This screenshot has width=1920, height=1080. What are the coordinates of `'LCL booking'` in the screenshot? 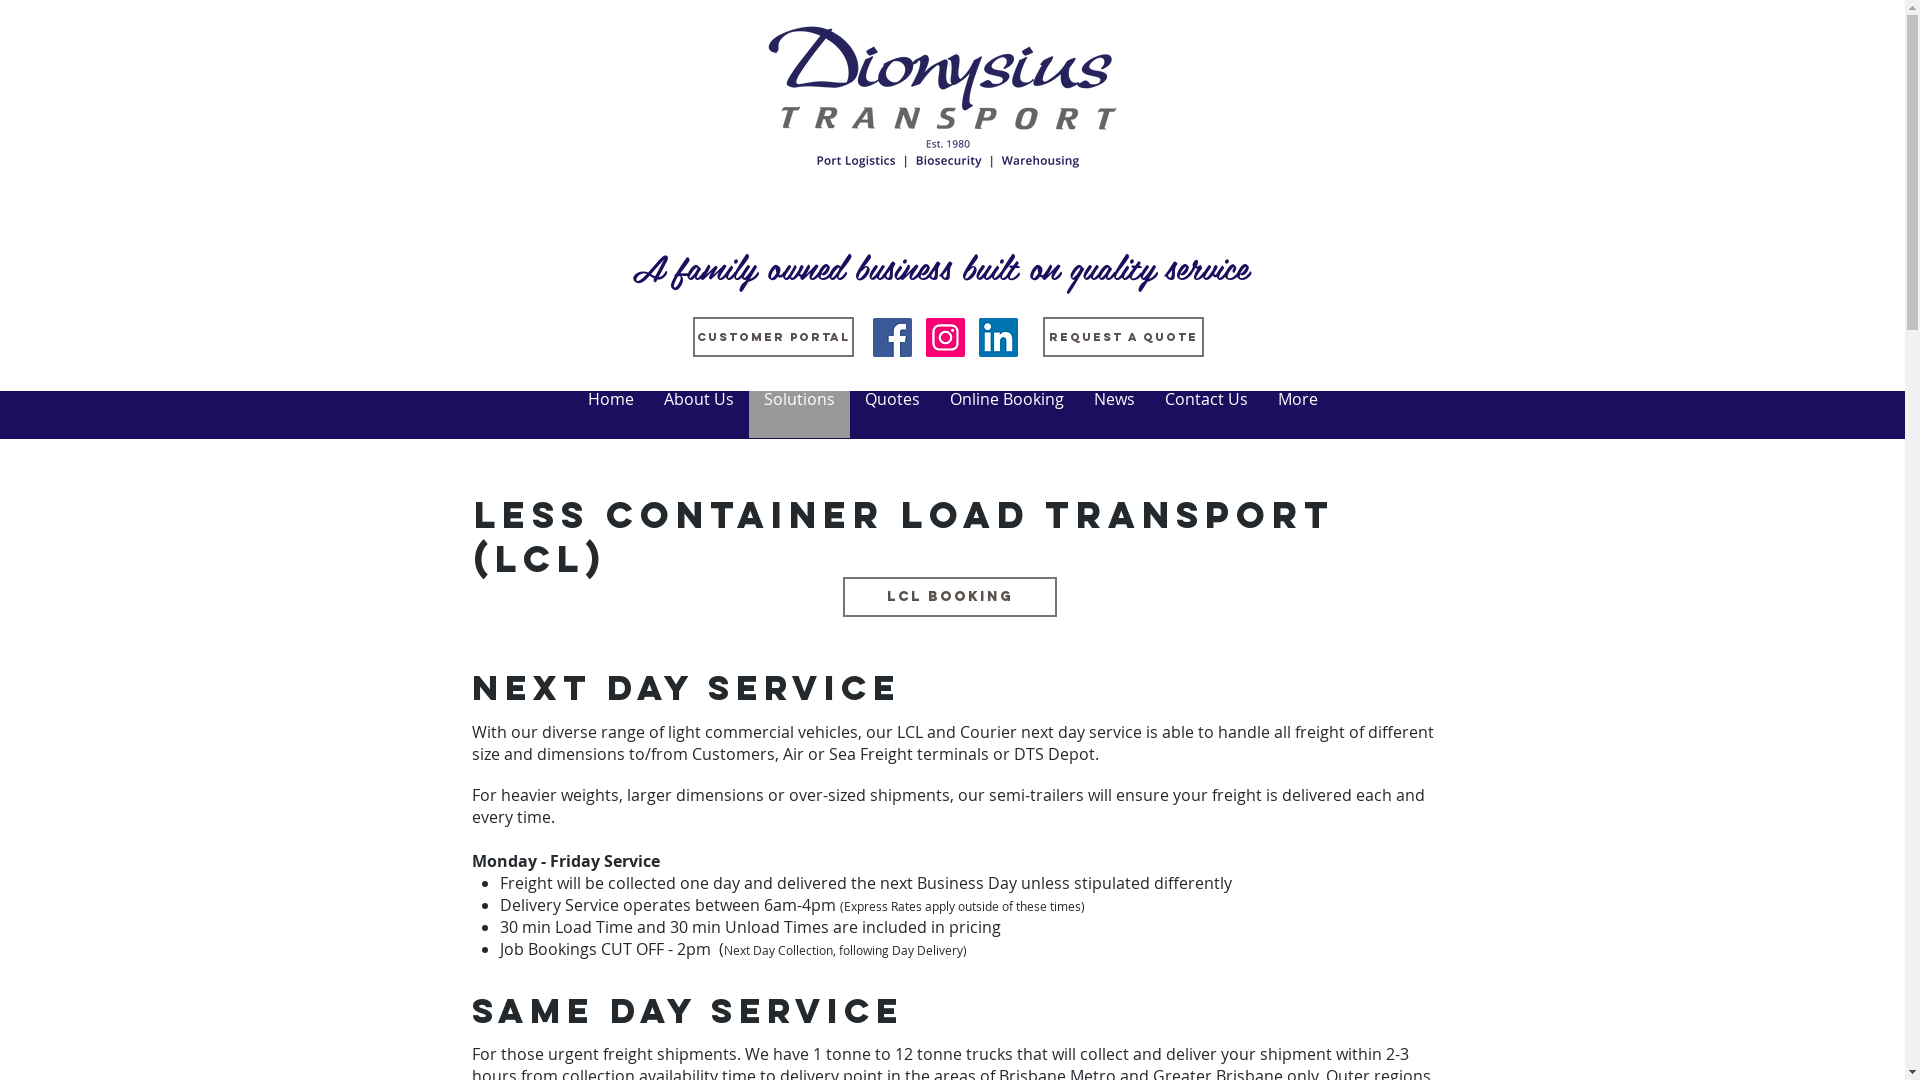 It's located at (841, 596).